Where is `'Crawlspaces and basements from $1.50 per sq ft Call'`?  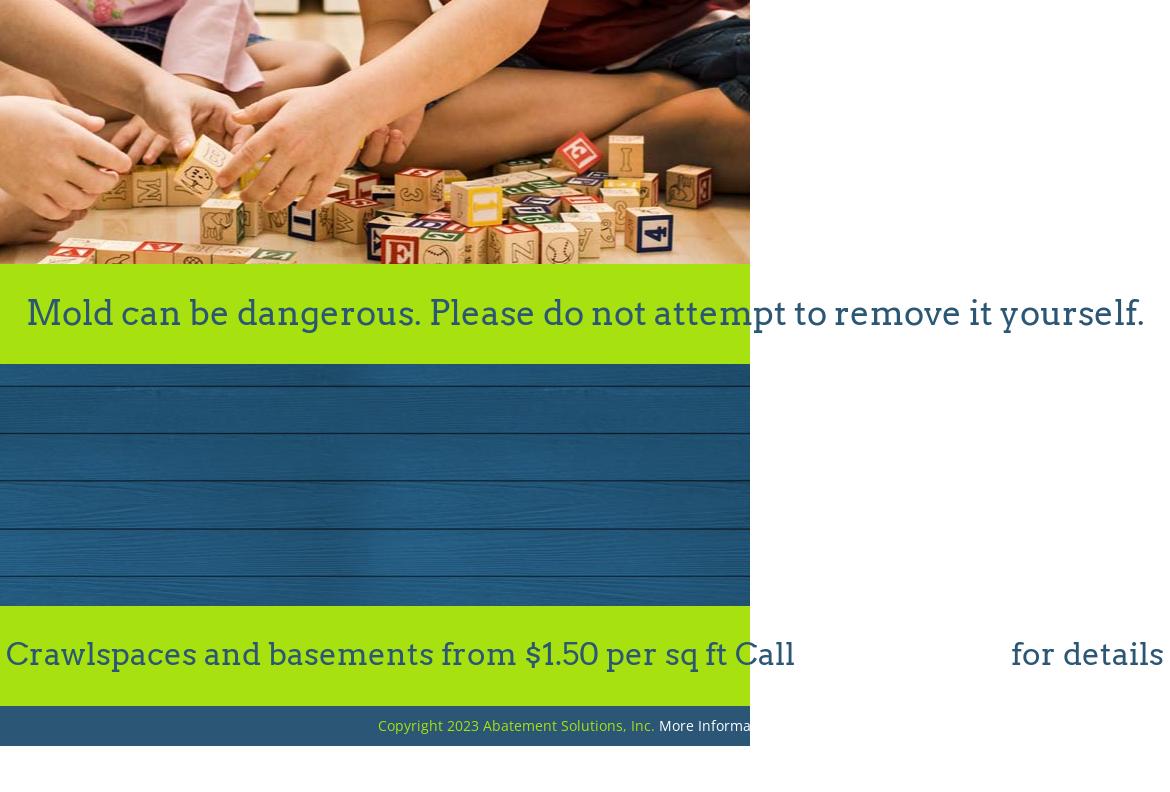
'Crawlspaces and basements from $1.50 per sq ft Call' is located at coordinates (404, 654).